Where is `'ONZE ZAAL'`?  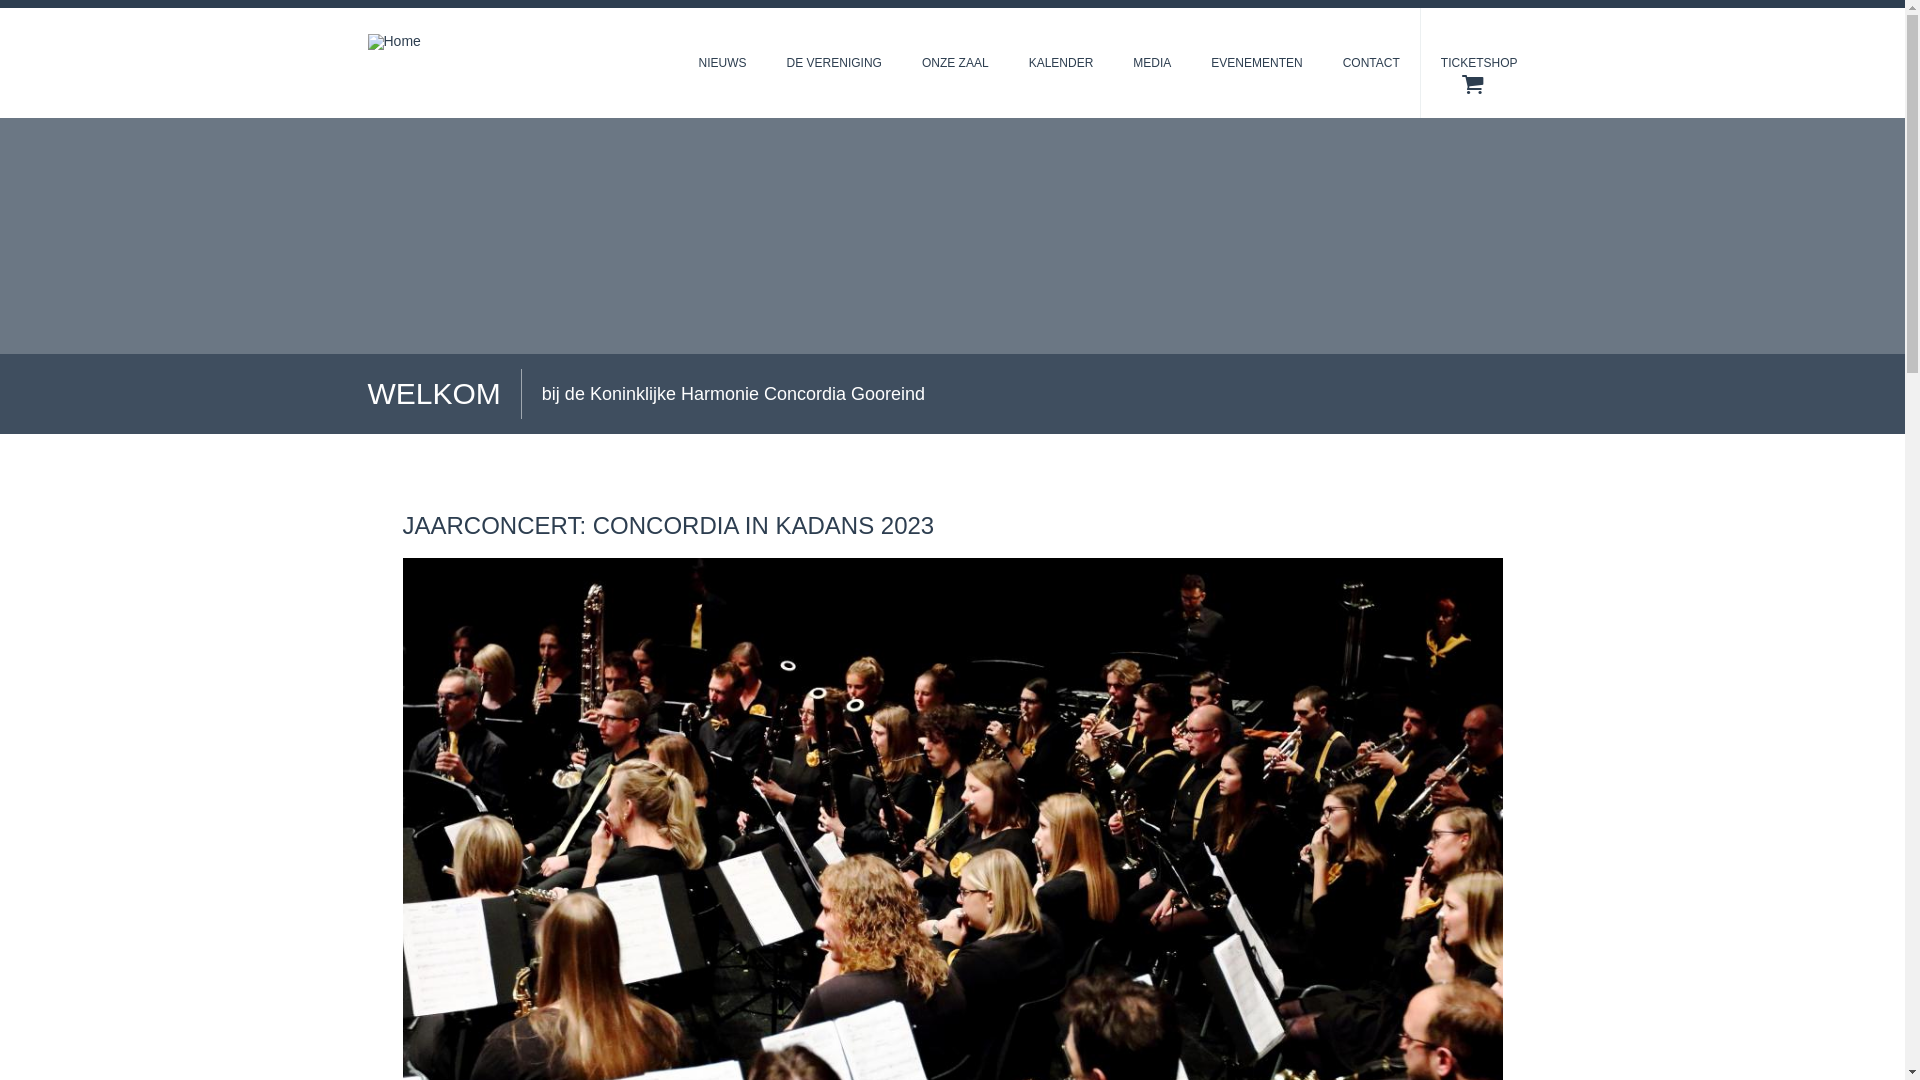
'ONZE ZAAL' is located at coordinates (901, 61).